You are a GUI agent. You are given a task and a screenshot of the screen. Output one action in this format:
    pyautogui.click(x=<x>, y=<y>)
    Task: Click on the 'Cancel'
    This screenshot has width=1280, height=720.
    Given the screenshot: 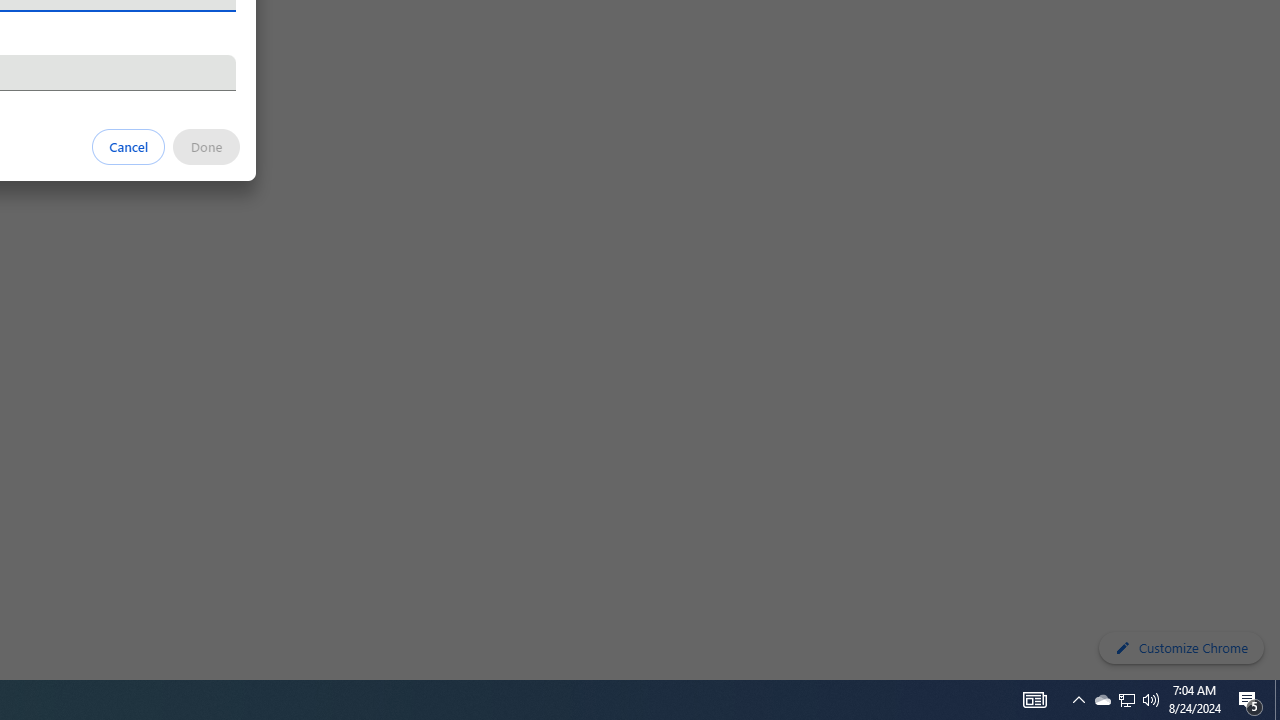 What is the action you would take?
    pyautogui.click(x=128, y=145)
    